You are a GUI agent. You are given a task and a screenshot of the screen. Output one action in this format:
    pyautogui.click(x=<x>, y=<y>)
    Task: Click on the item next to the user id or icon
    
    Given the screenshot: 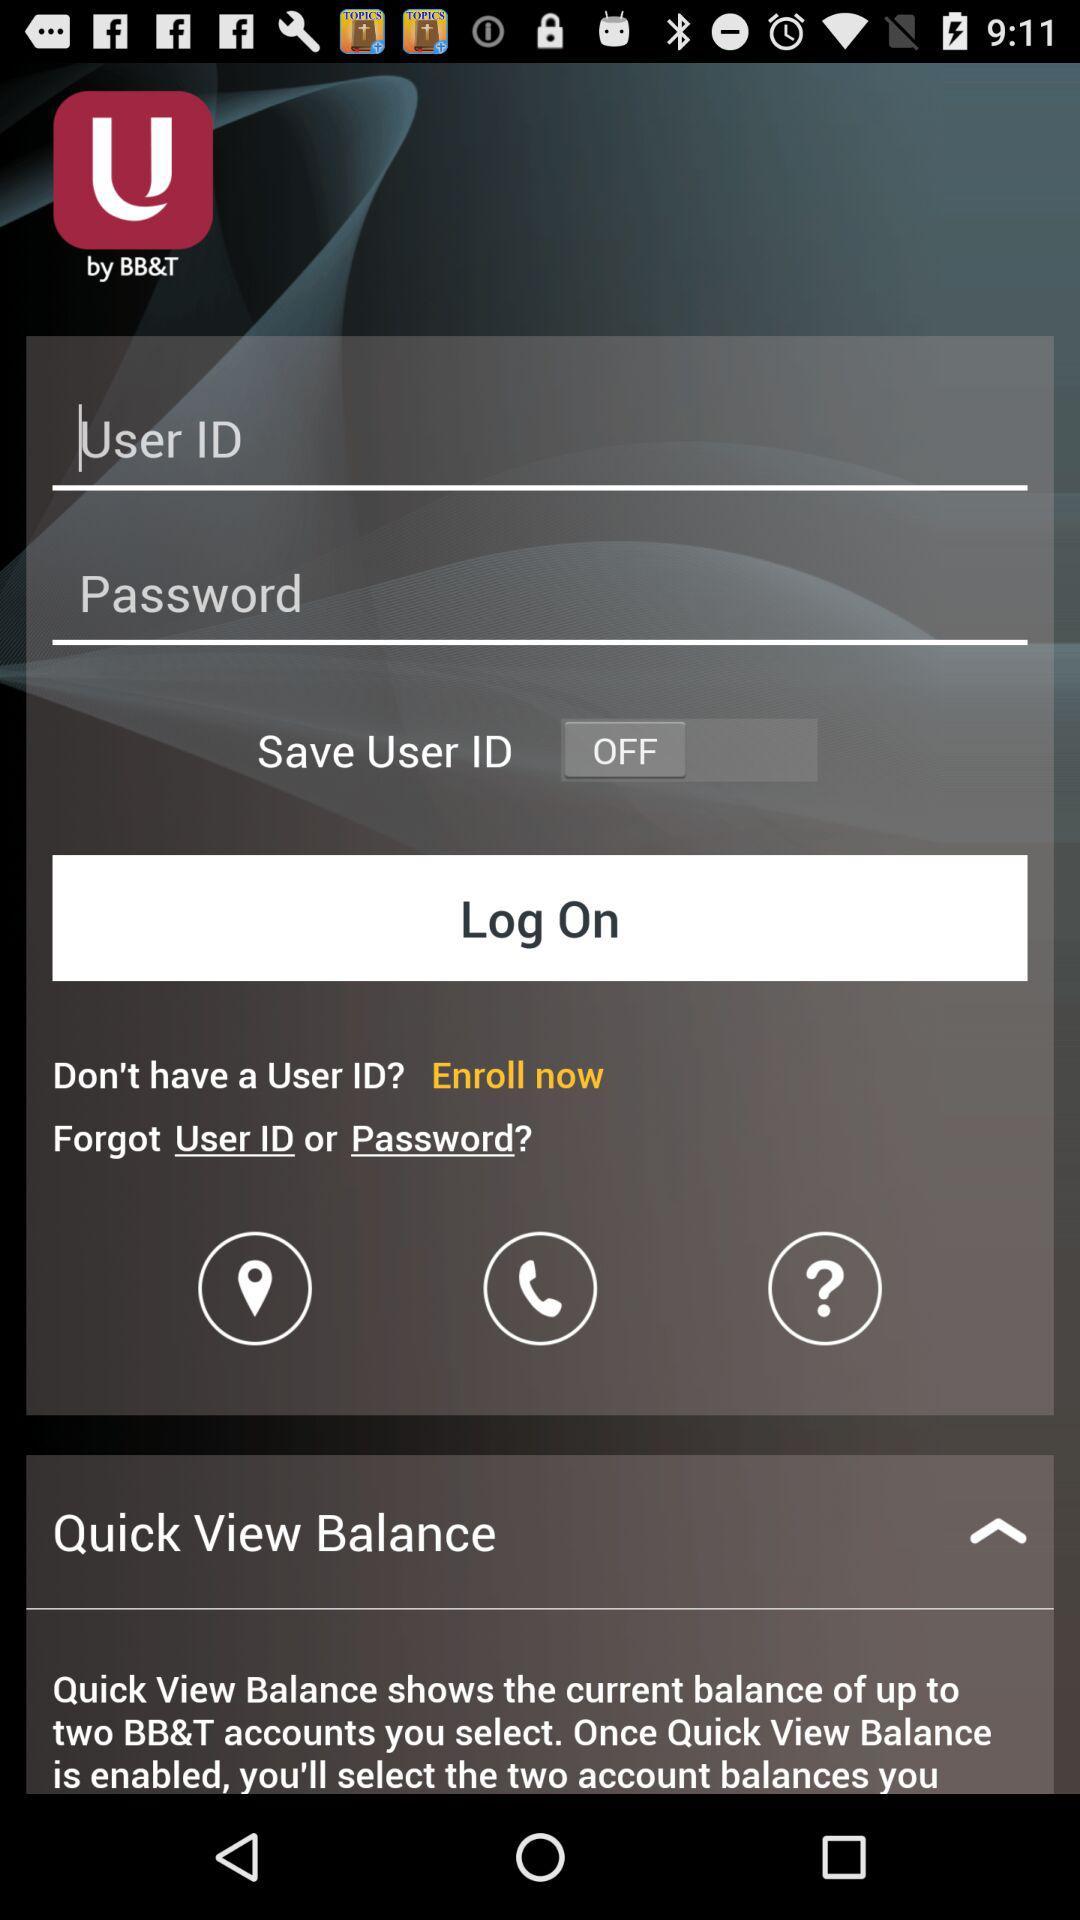 What is the action you would take?
    pyautogui.click(x=440, y=1137)
    